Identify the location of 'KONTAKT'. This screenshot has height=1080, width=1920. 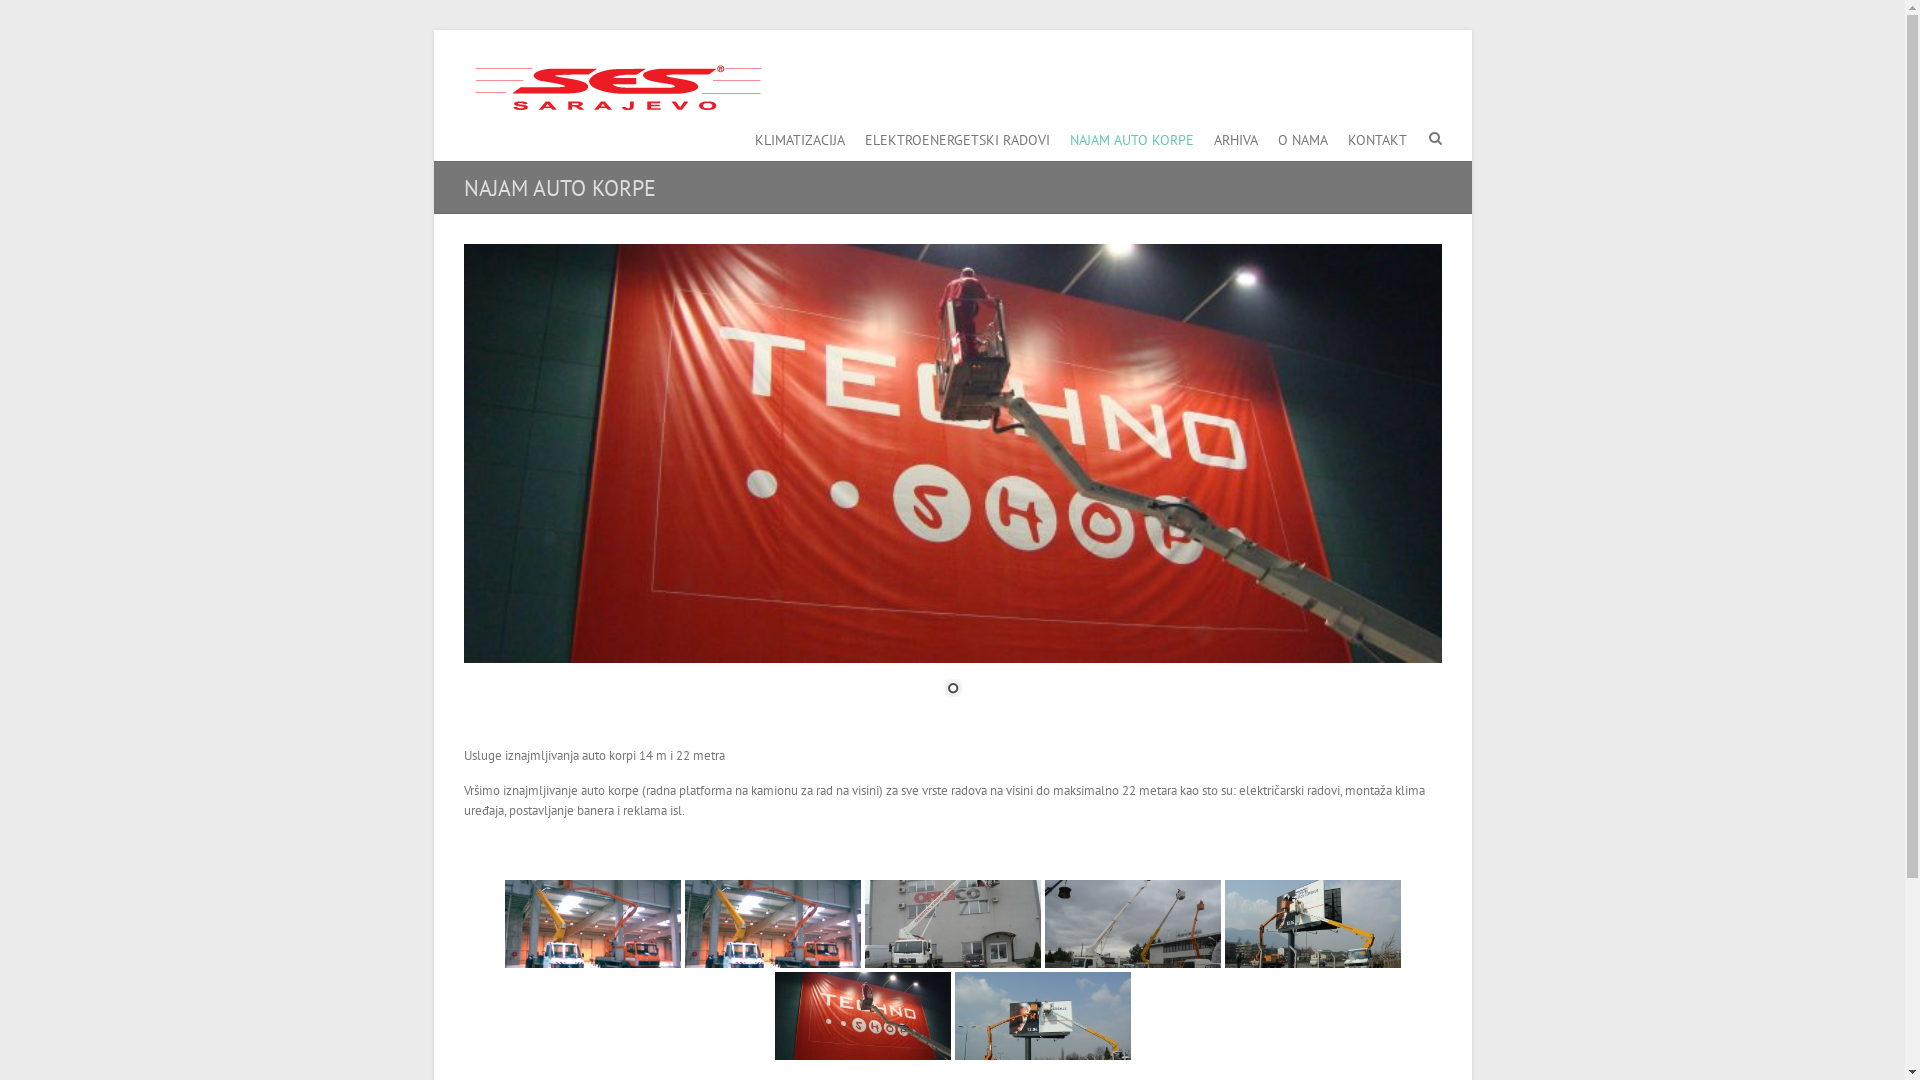
(1376, 135).